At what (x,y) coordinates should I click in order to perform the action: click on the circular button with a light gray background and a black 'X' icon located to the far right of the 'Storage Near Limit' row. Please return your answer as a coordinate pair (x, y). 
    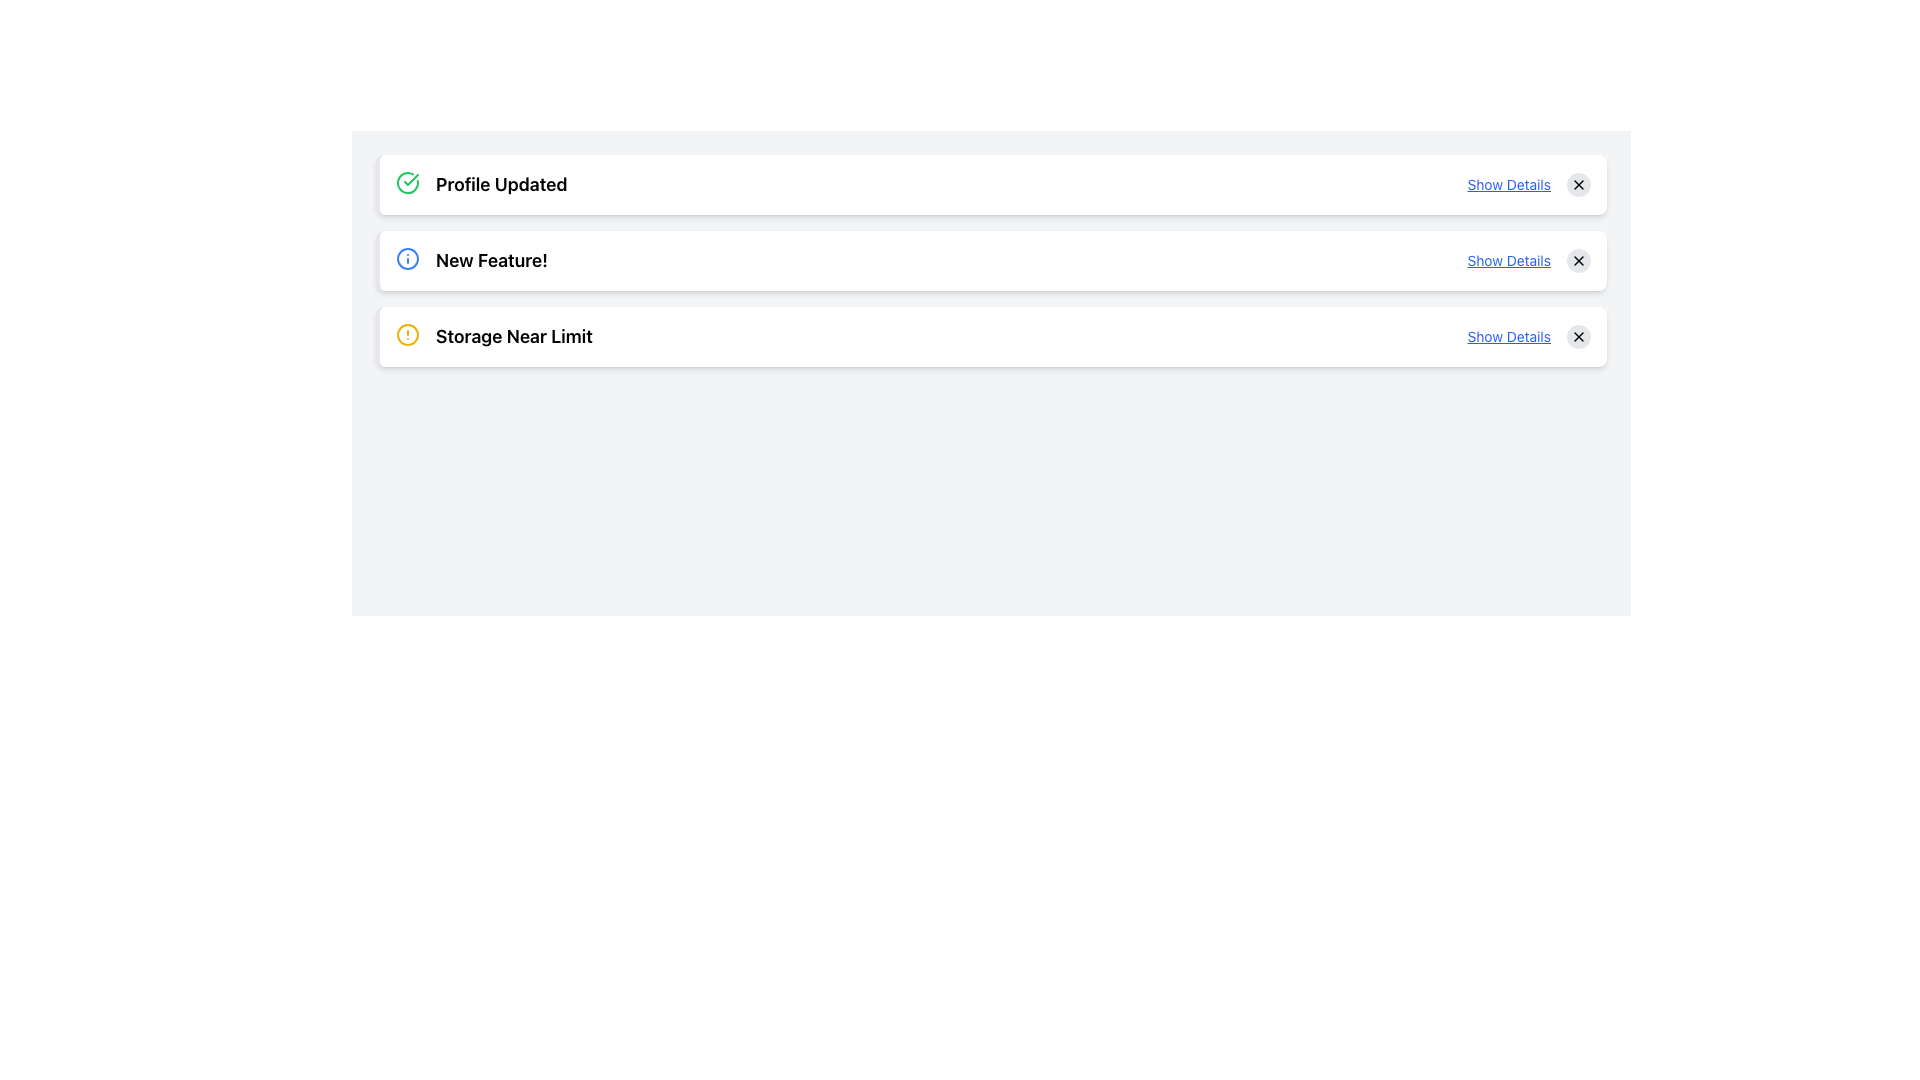
    Looking at the image, I should click on (1578, 335).